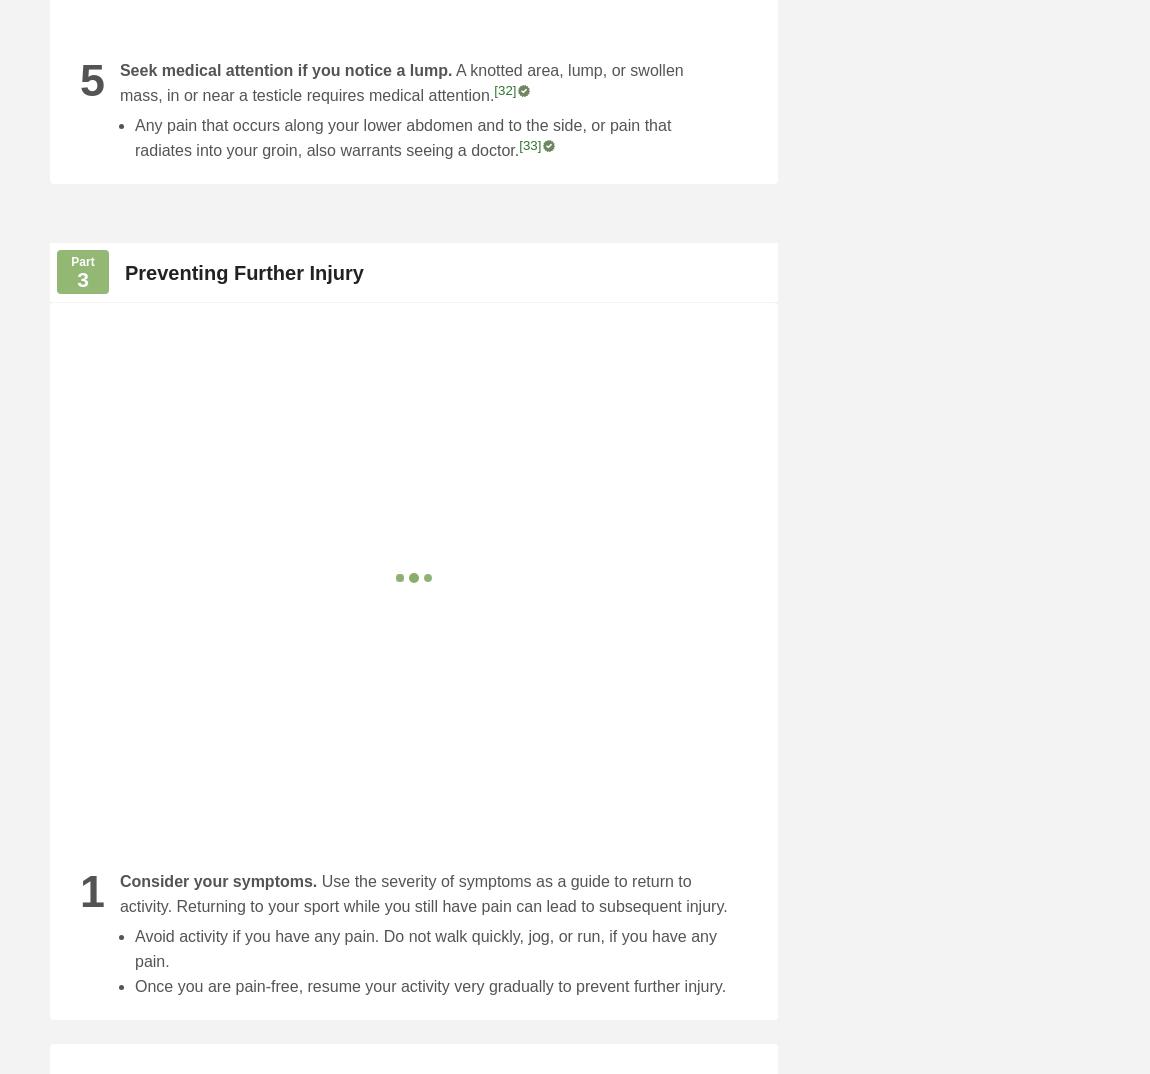 The image size is (1150, 1074). I want to click on 'Use the severity of symptoms as a guide to return to activity. Returning to your sport while you still have pain can lead to subsequent injury.', so click(422, 892).